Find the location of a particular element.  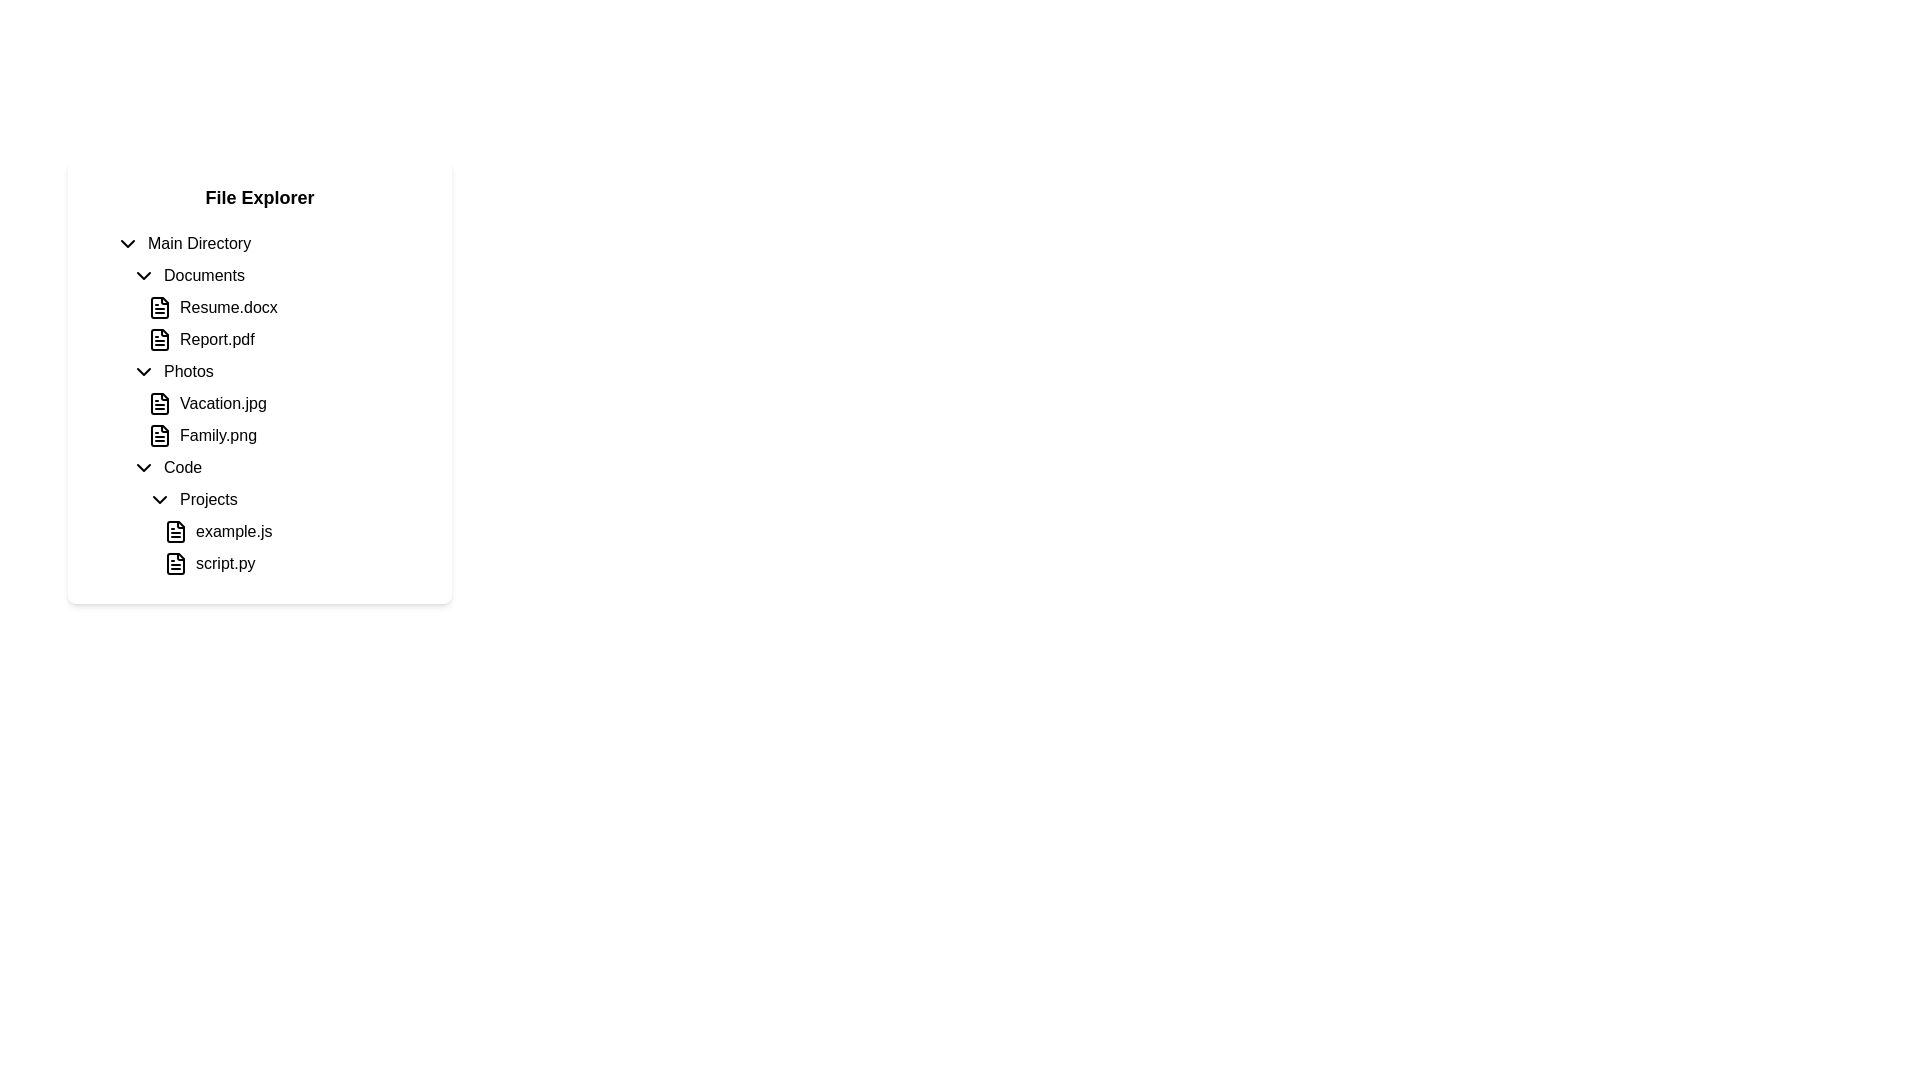

the 'Resume.docx' file entry in the file explorer is located at coordinates (274, 308).